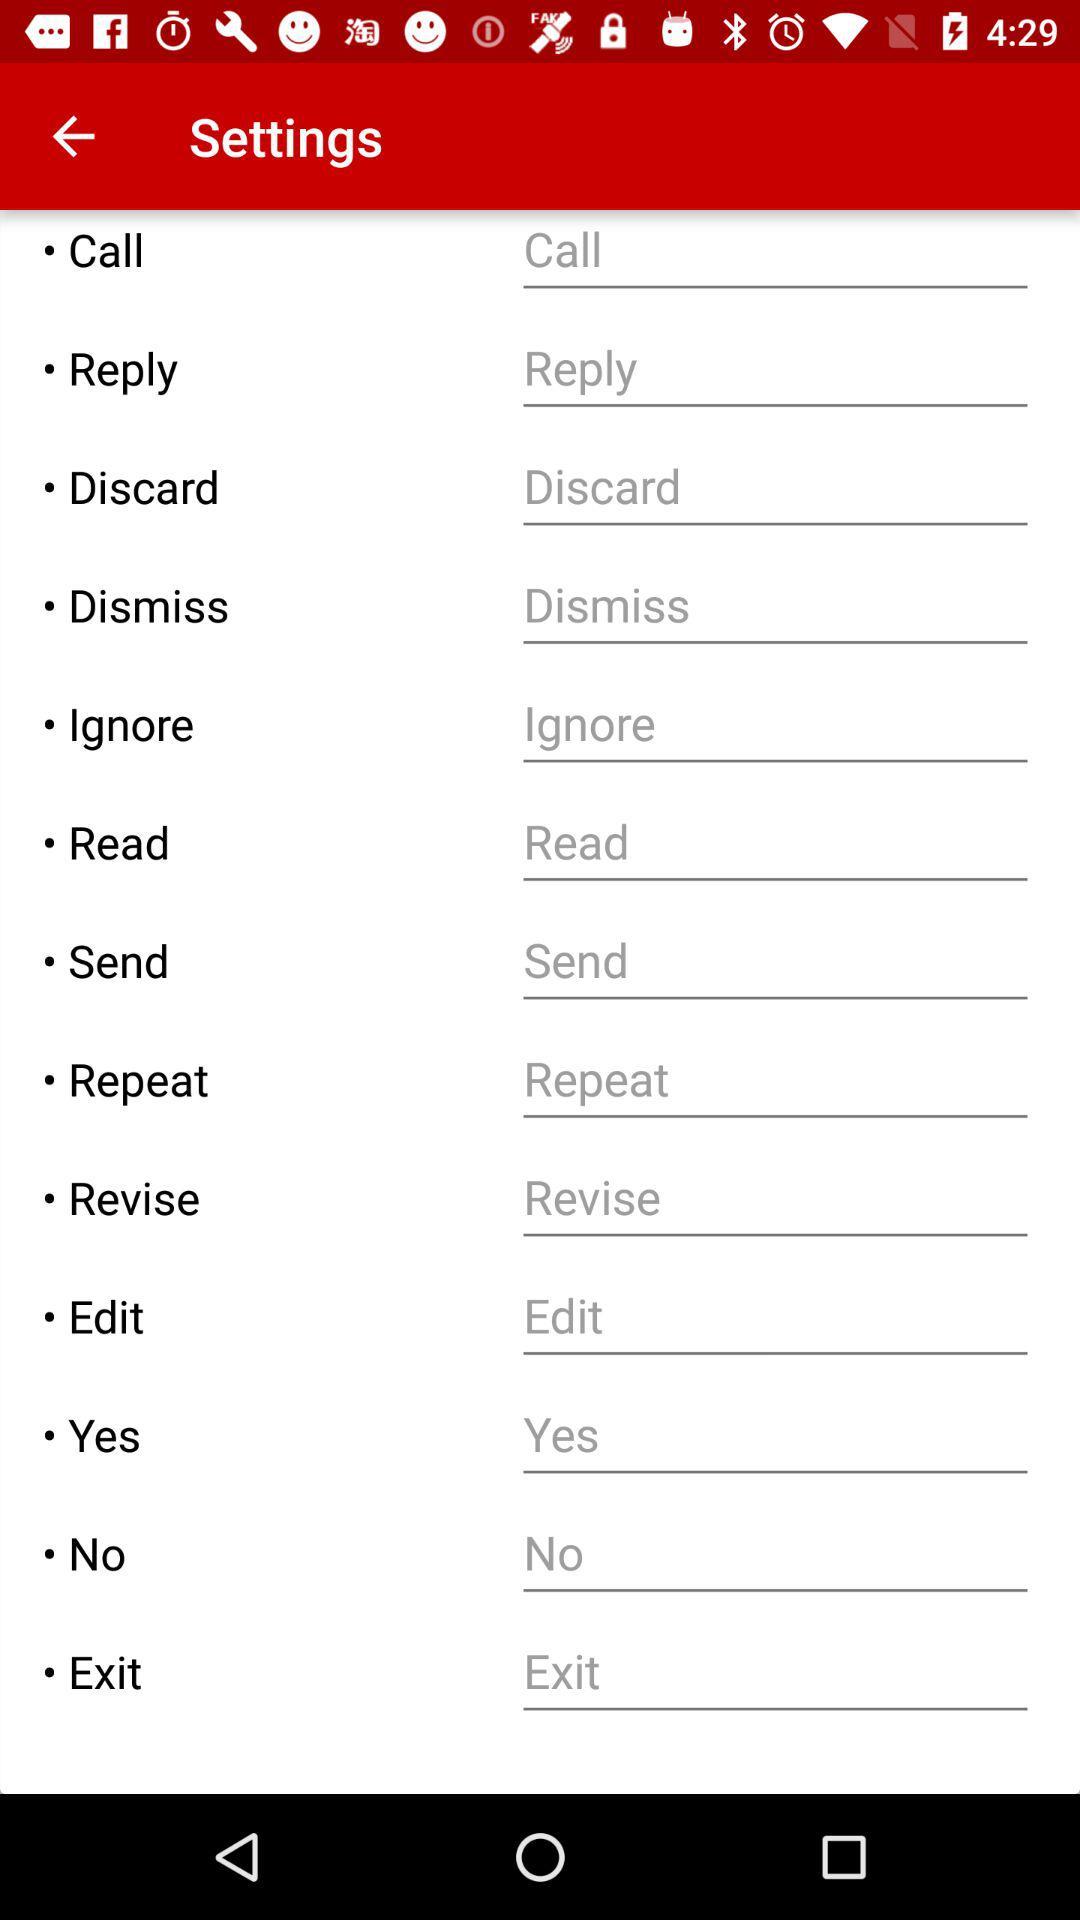 The image size is (1080, 1920). I want to click on text box for discard, so click(774, 486).